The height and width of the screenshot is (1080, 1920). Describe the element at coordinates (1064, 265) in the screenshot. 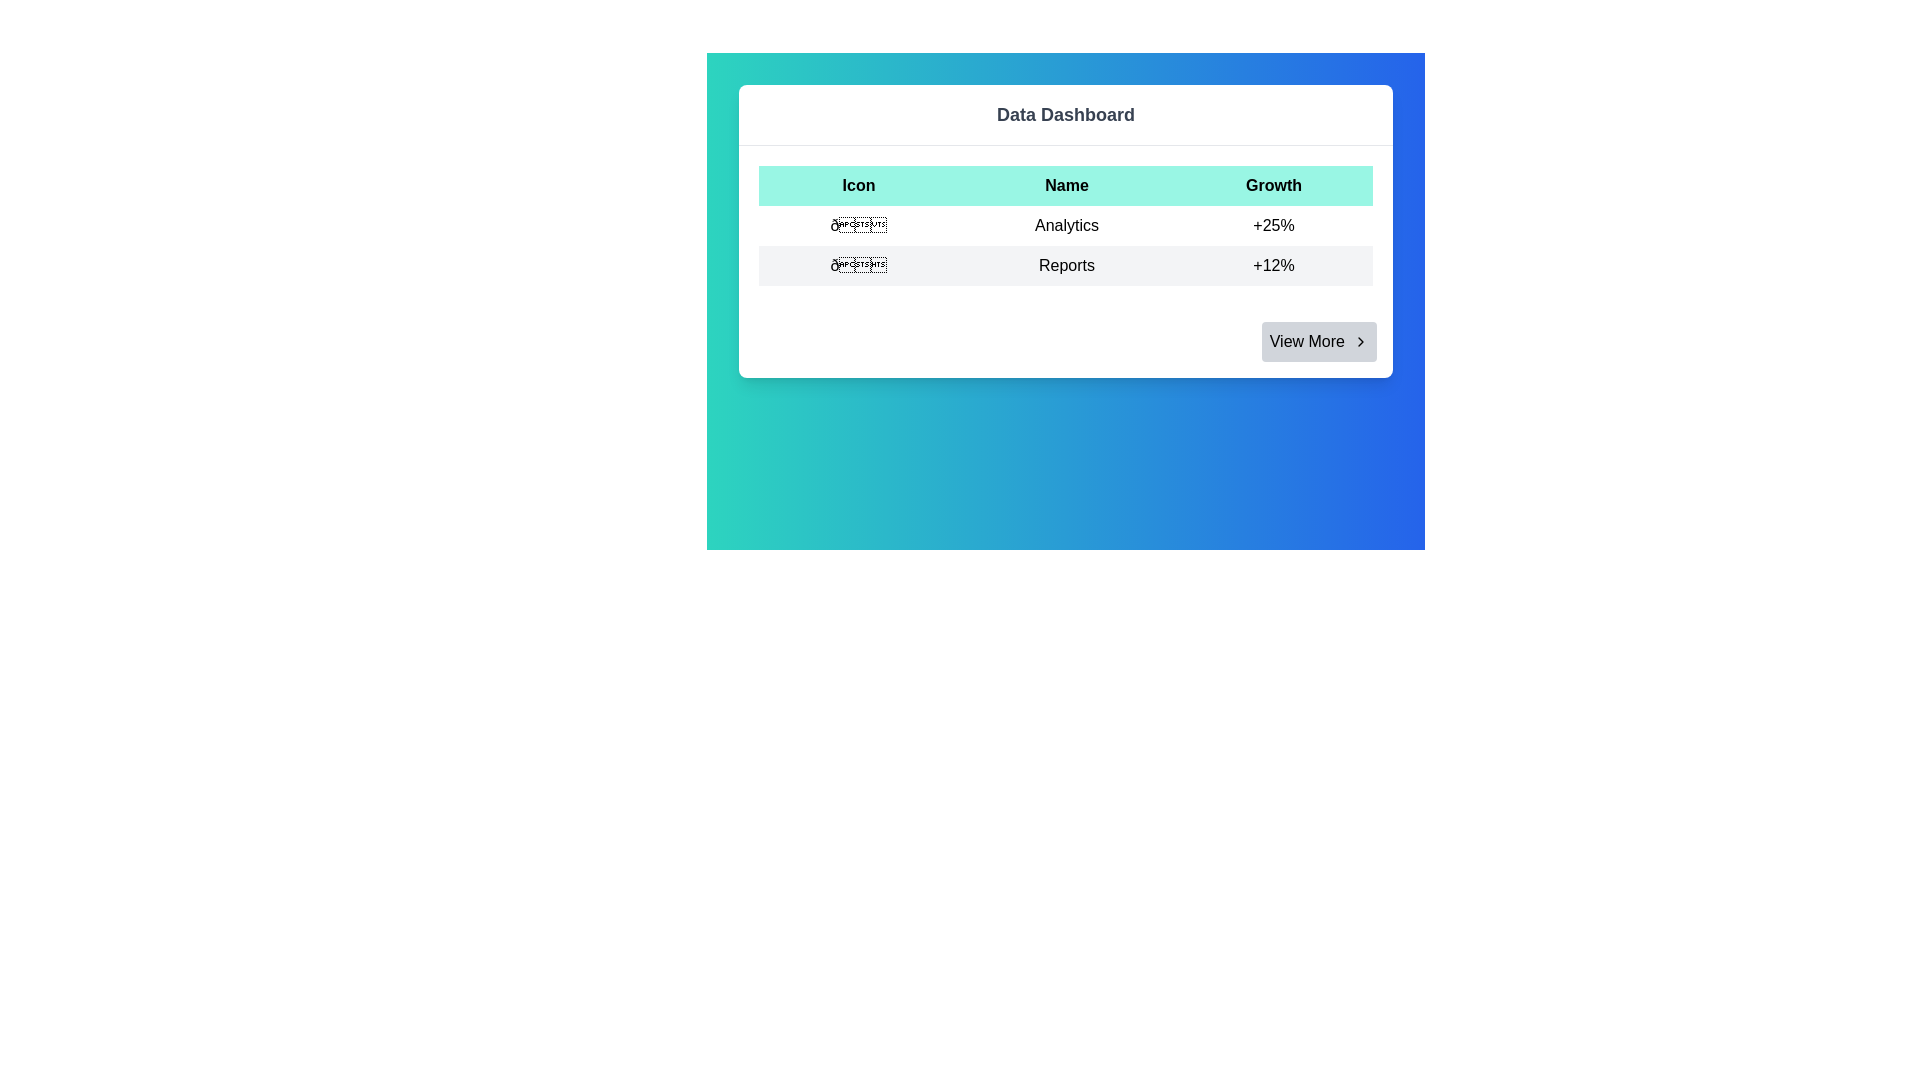

I see `the word 'Reports' in the second entry of the table row data` at that location.